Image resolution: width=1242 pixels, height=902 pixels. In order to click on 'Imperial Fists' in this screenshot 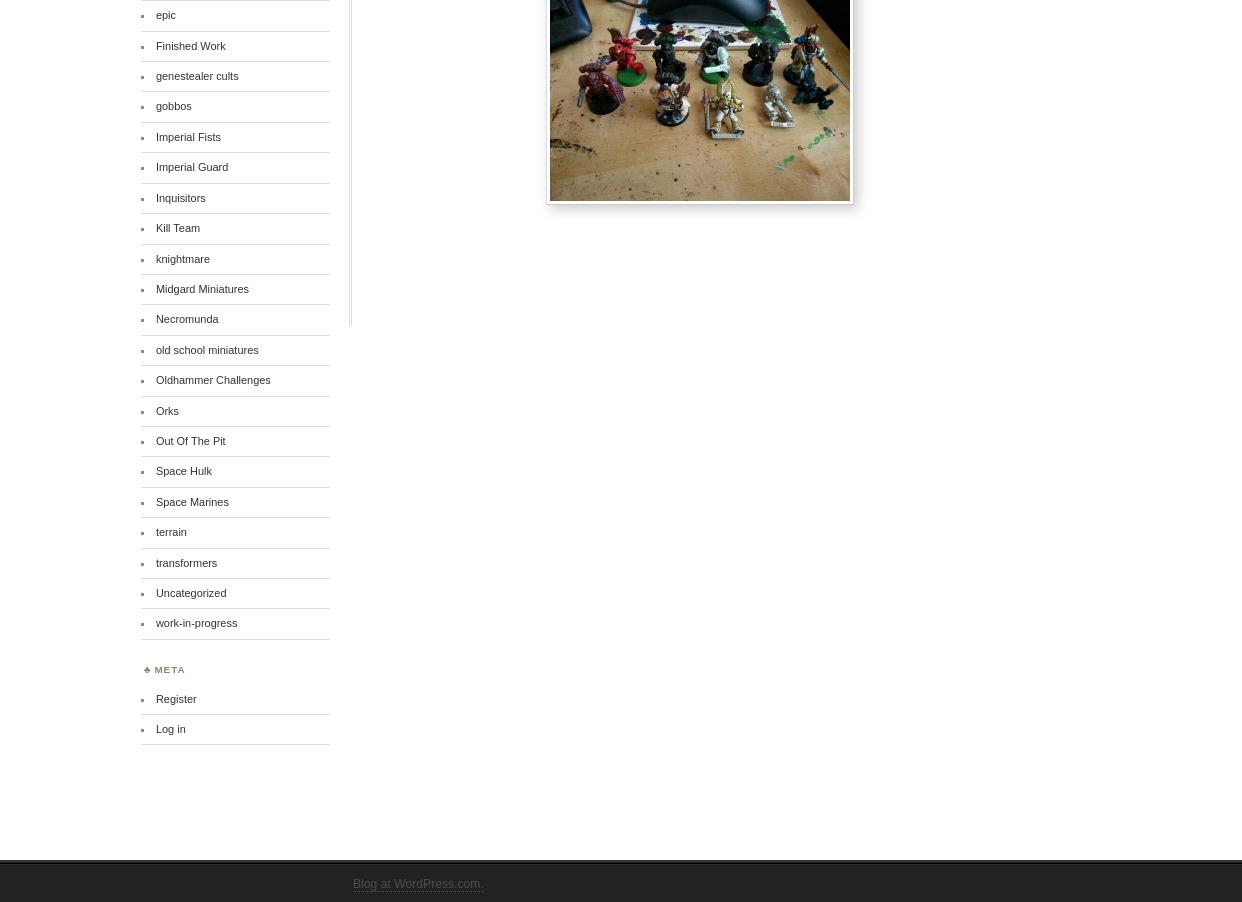, I will do `click(187, 136)`.